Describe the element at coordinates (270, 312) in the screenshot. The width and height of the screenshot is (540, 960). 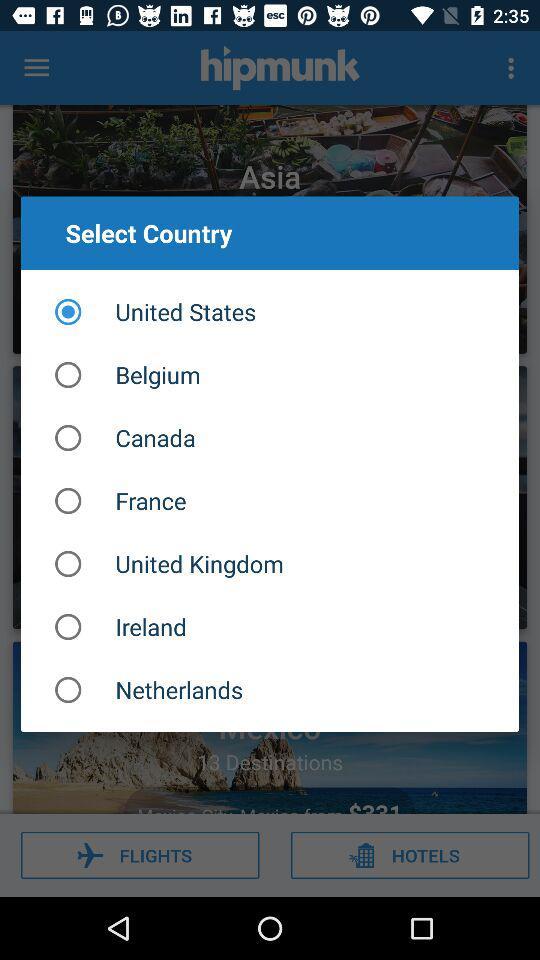
I see `united states` at that location.